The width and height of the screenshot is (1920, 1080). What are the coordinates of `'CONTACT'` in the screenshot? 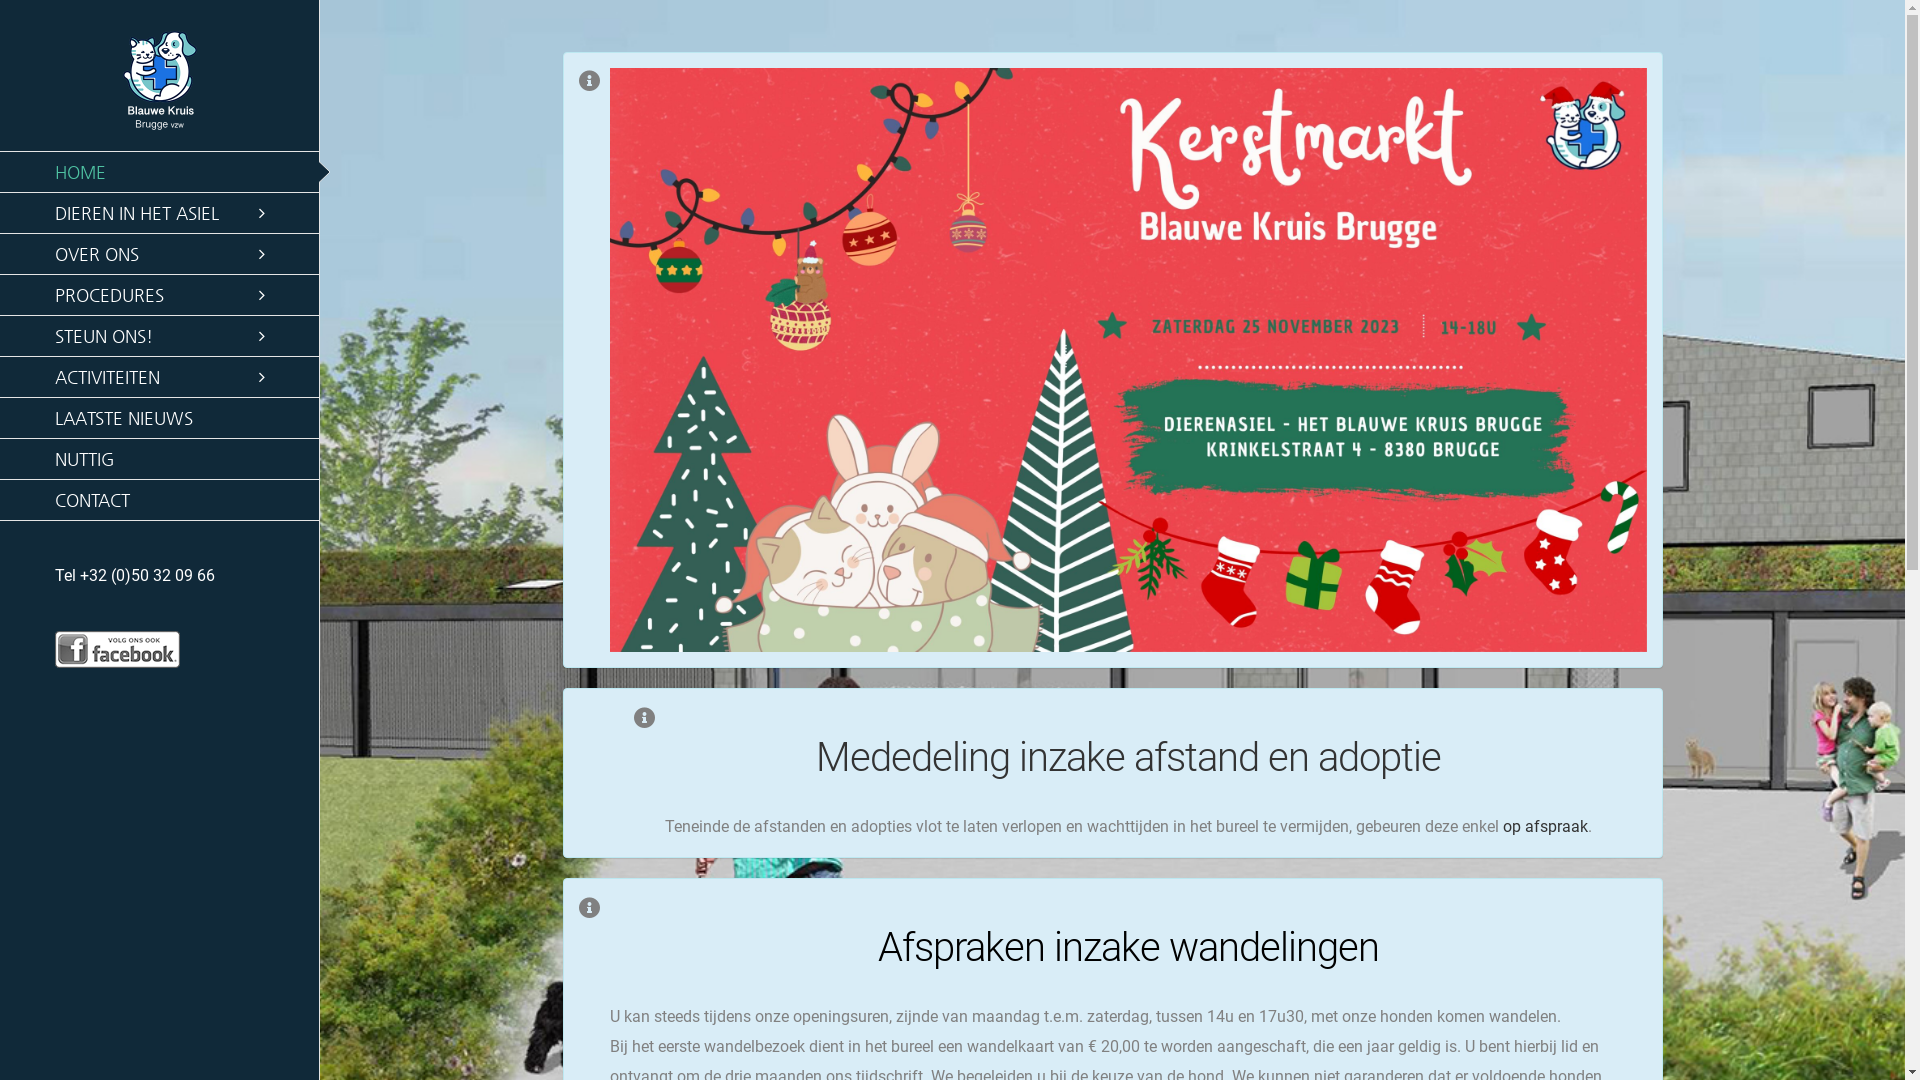 It's located at (158, 499).